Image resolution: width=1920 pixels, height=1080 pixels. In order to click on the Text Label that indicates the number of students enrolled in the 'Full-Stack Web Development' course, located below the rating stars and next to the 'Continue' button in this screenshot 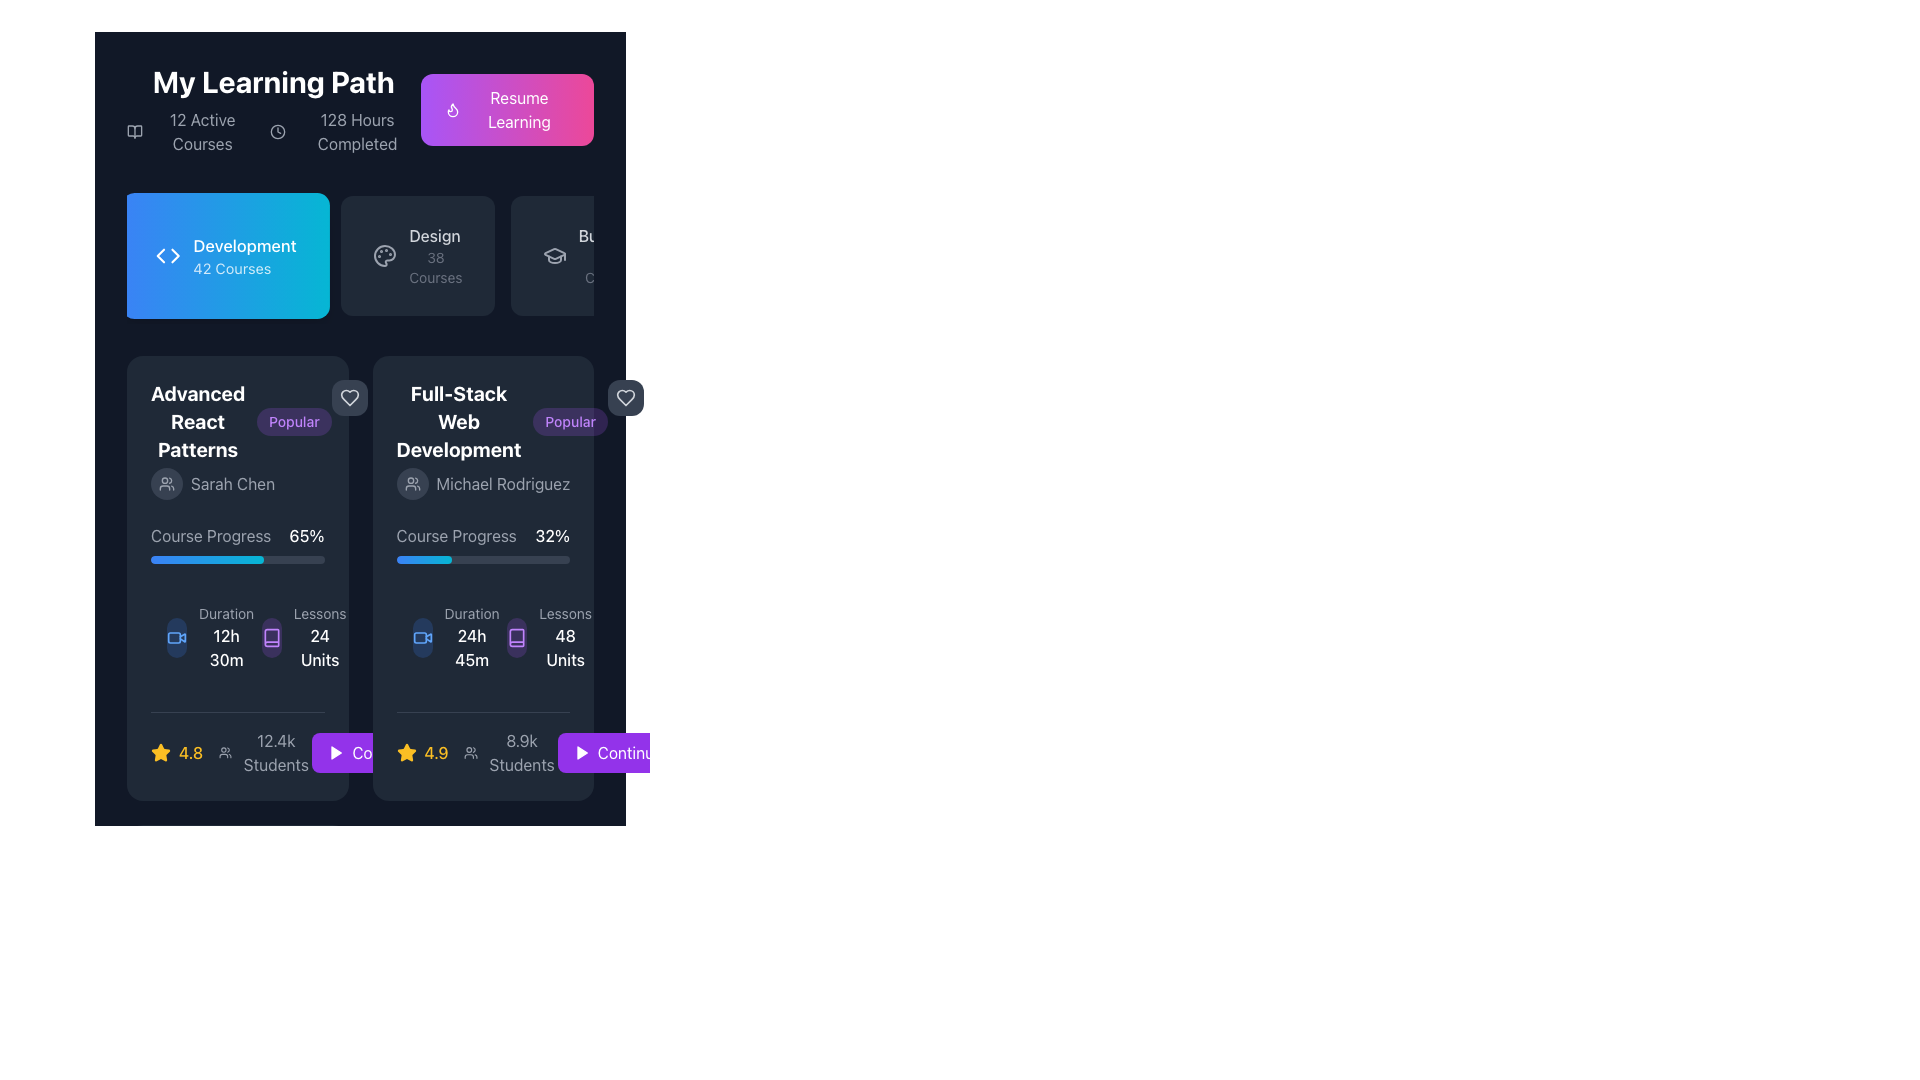, I will do `click(522, 752)`.